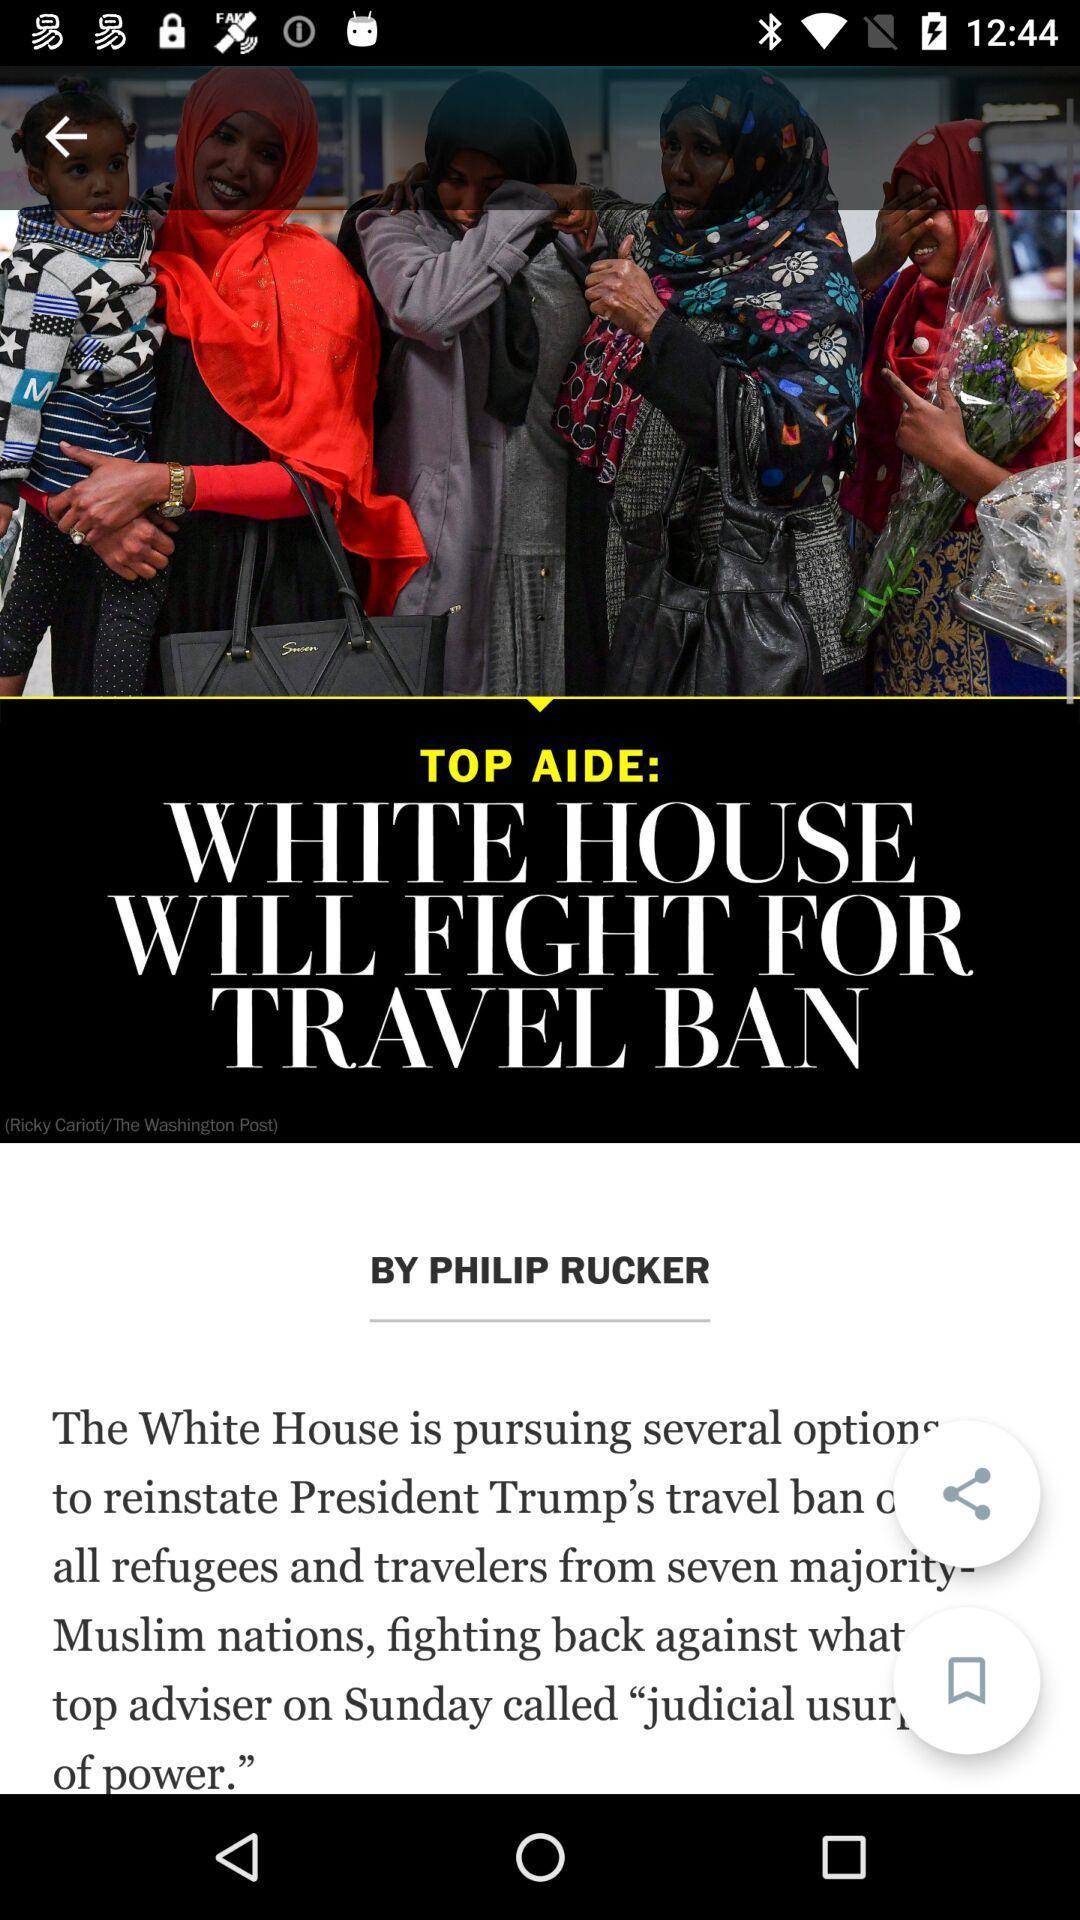 This screenshot has height=1920, width=1080. What do you see at coordinates (965, 1680) in the screenshot?
I see `the bookmark icon` at bounding box center [965, 1680].